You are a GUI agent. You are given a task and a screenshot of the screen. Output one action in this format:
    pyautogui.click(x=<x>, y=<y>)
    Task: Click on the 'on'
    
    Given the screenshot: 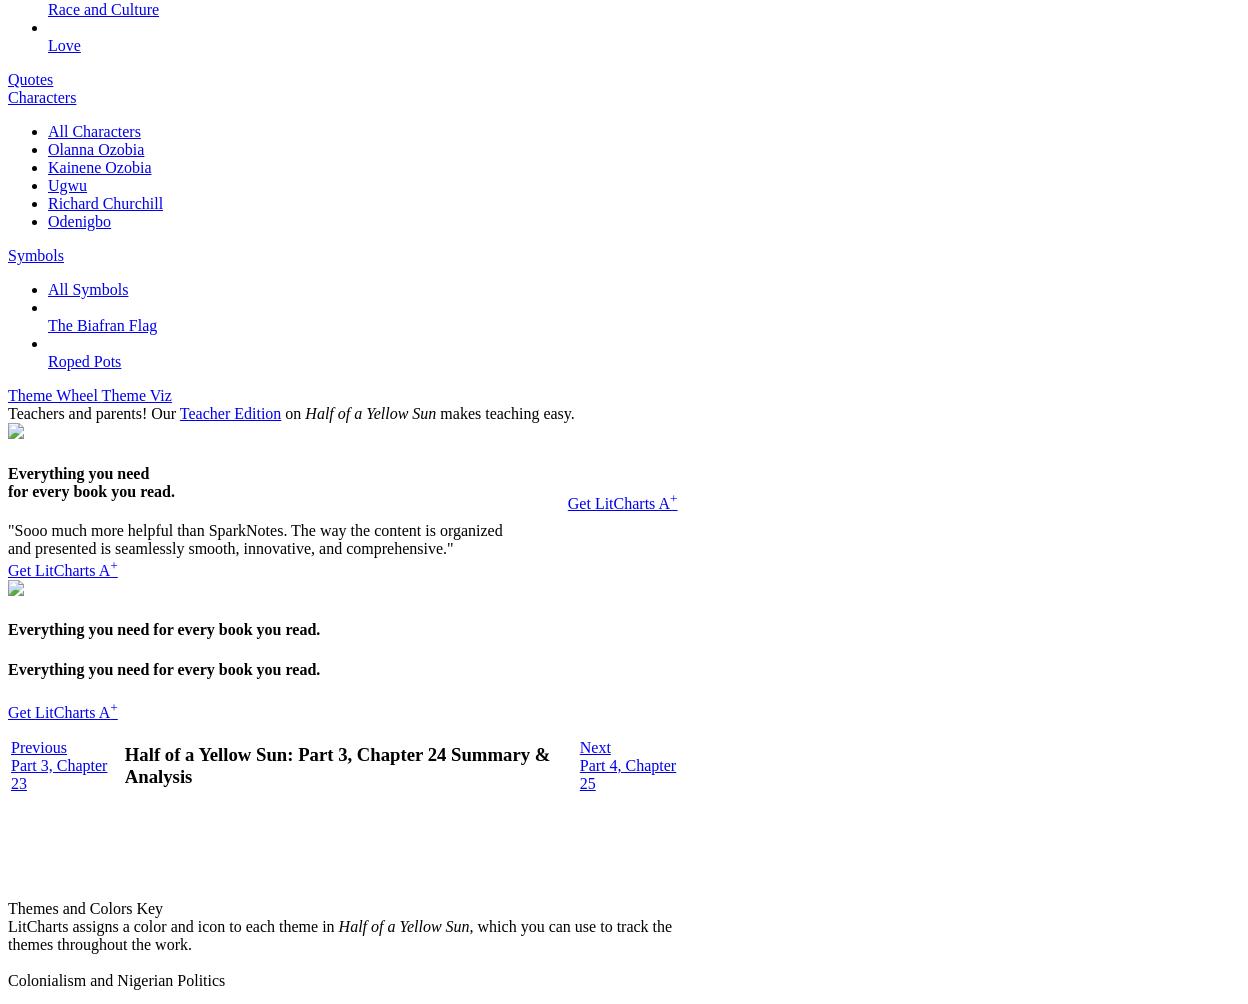 What is the action you would take?
    pyautogui.click(x=292, y=412)
    